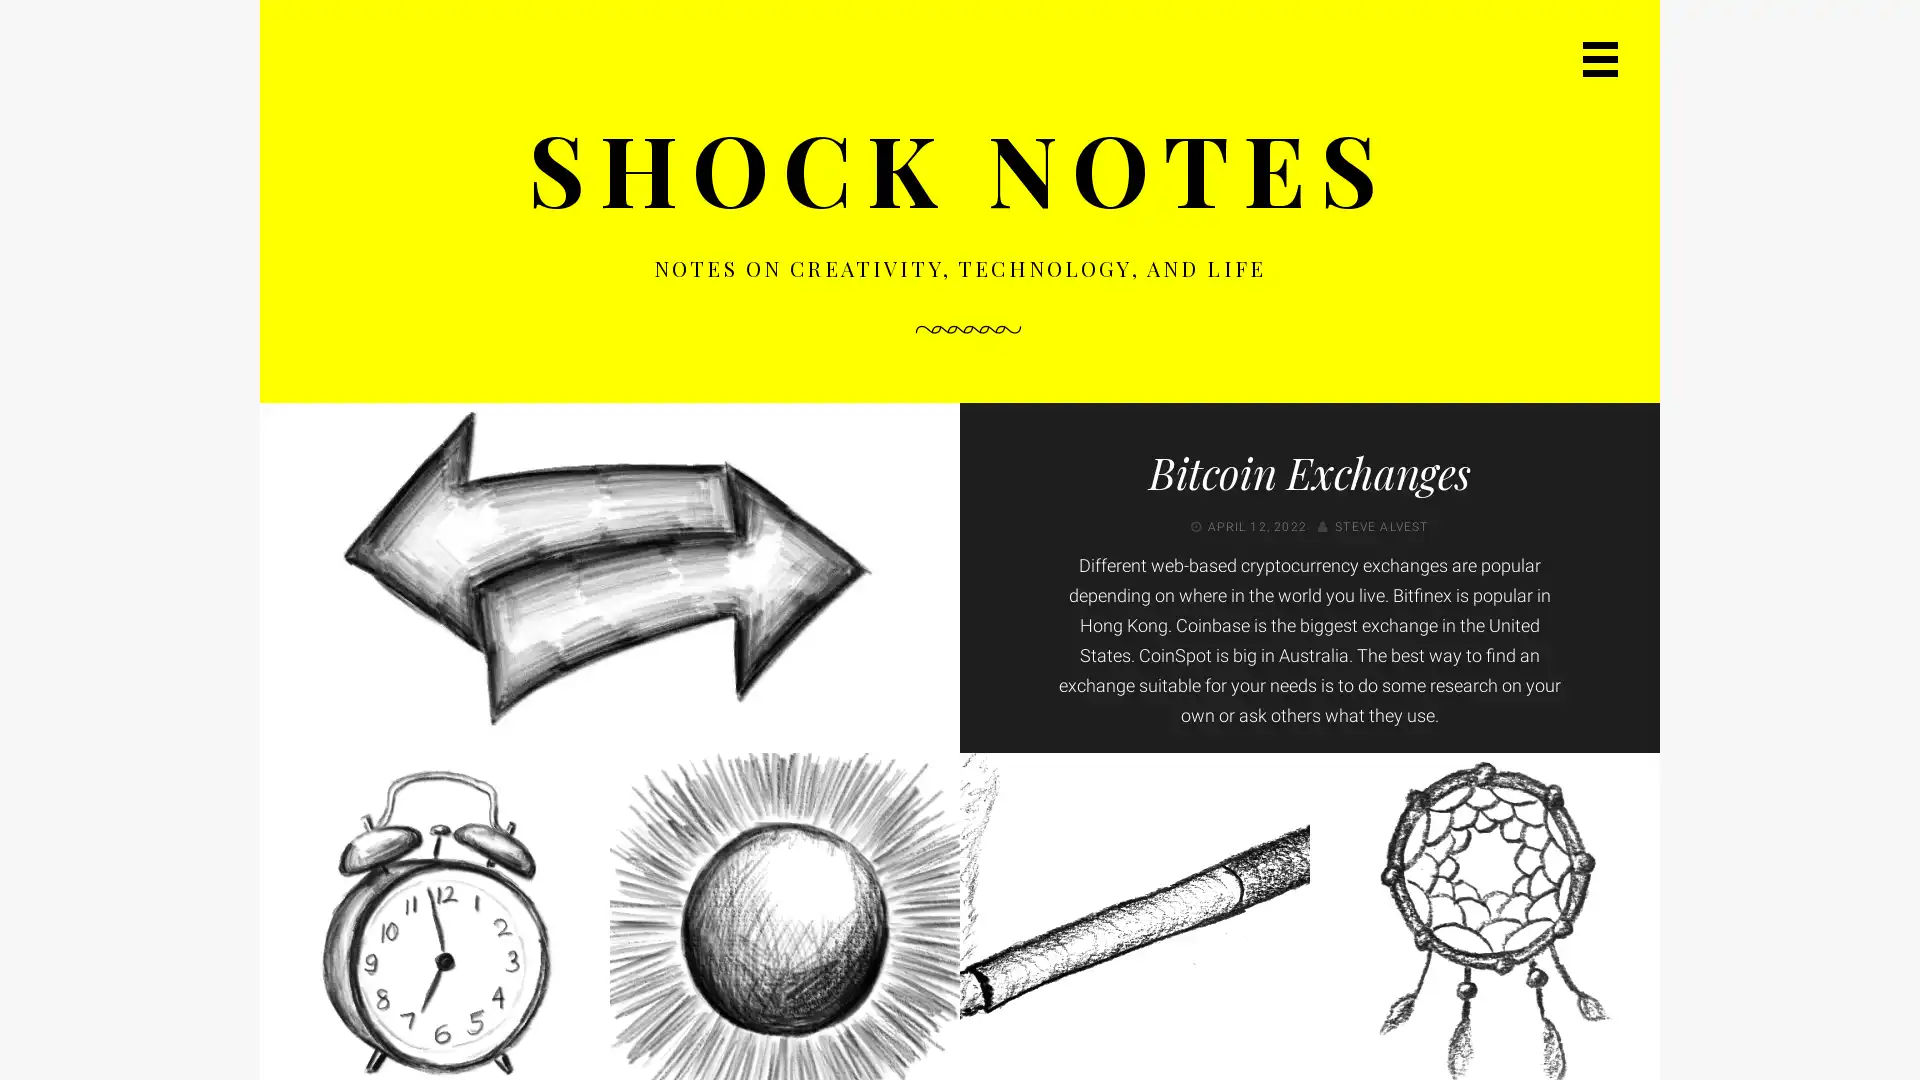 Image resolution: width=1920 pixels, height=1080 pixels. What do you see at coordinates (1600, 58) in the screenshot?
I see `Primary Navigation Menu` at bounding box center [1600, 58].